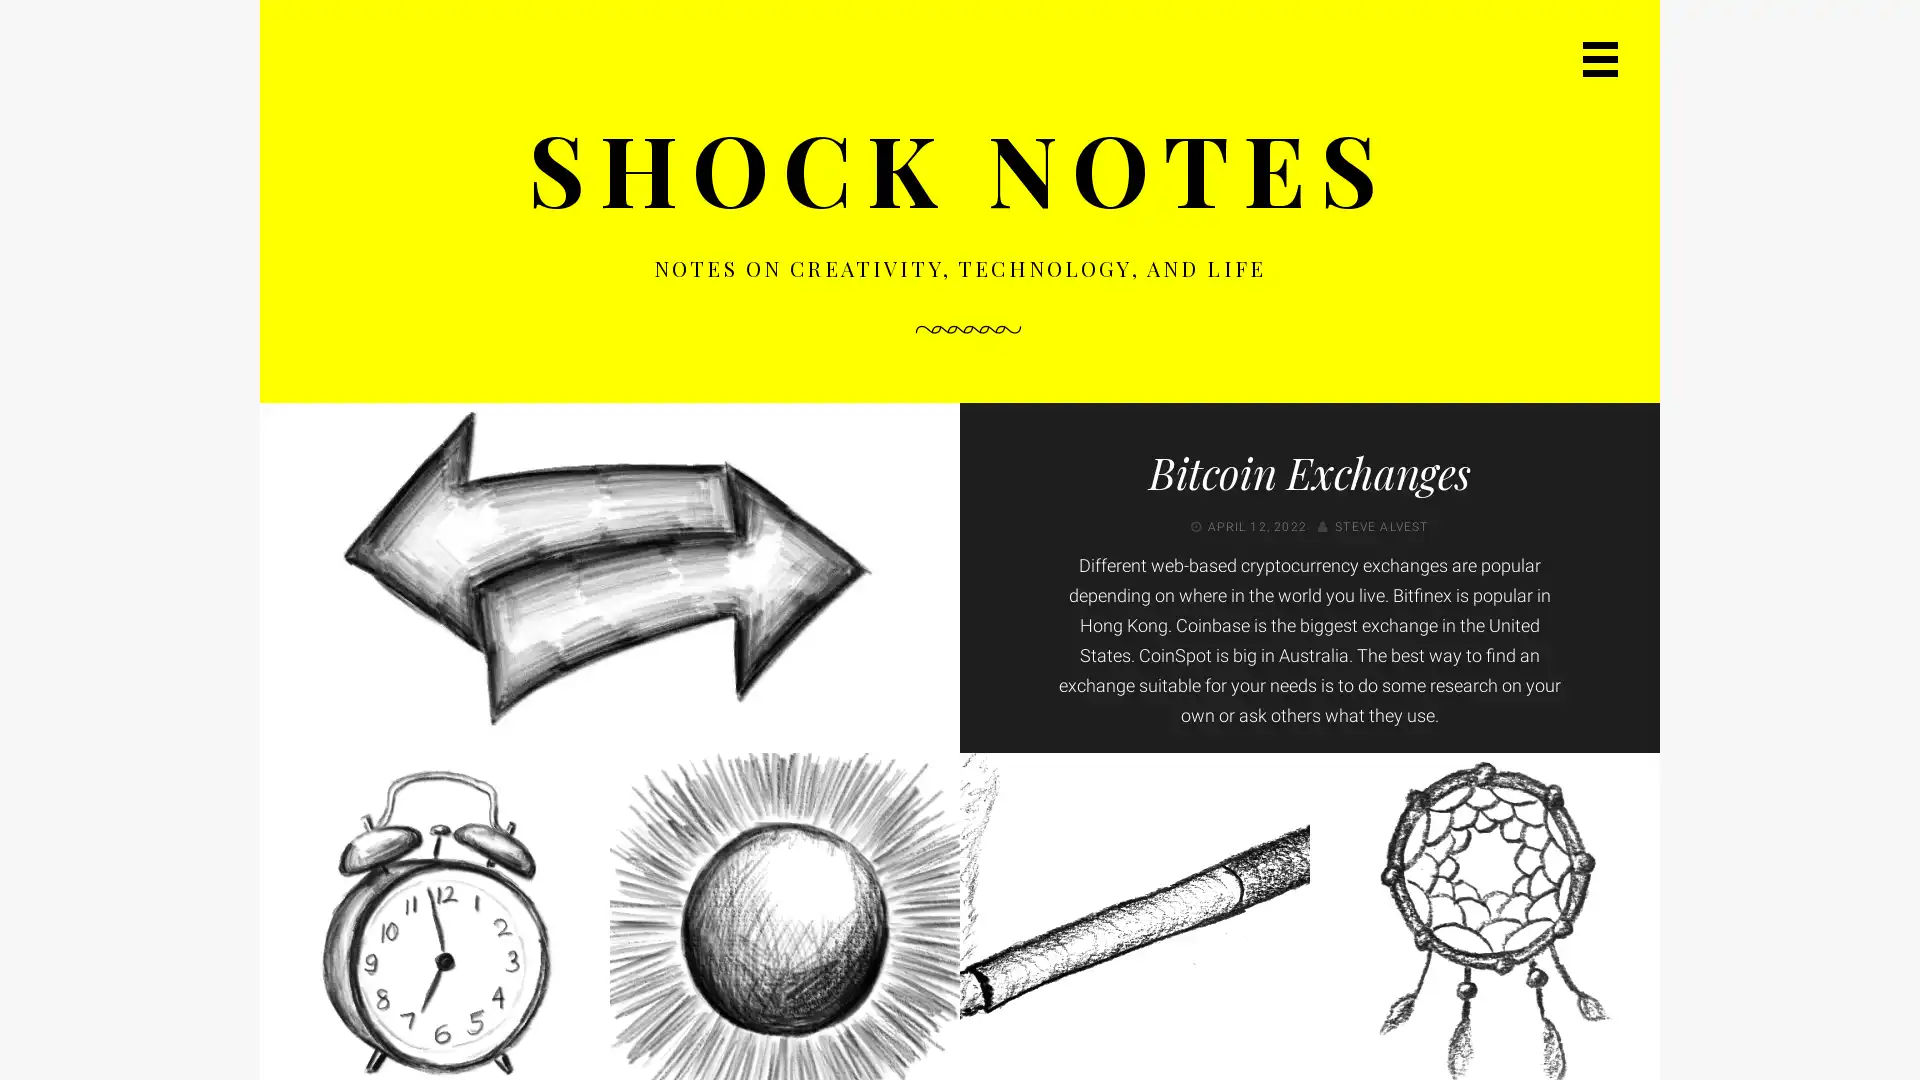 Image resolution: width=1920 pixels, height=1080 pixels. What do you see at coordinates (1600, 58) in the screenshot?
I see `Primary Navigation Menu` at bounding box center [1600, 58].